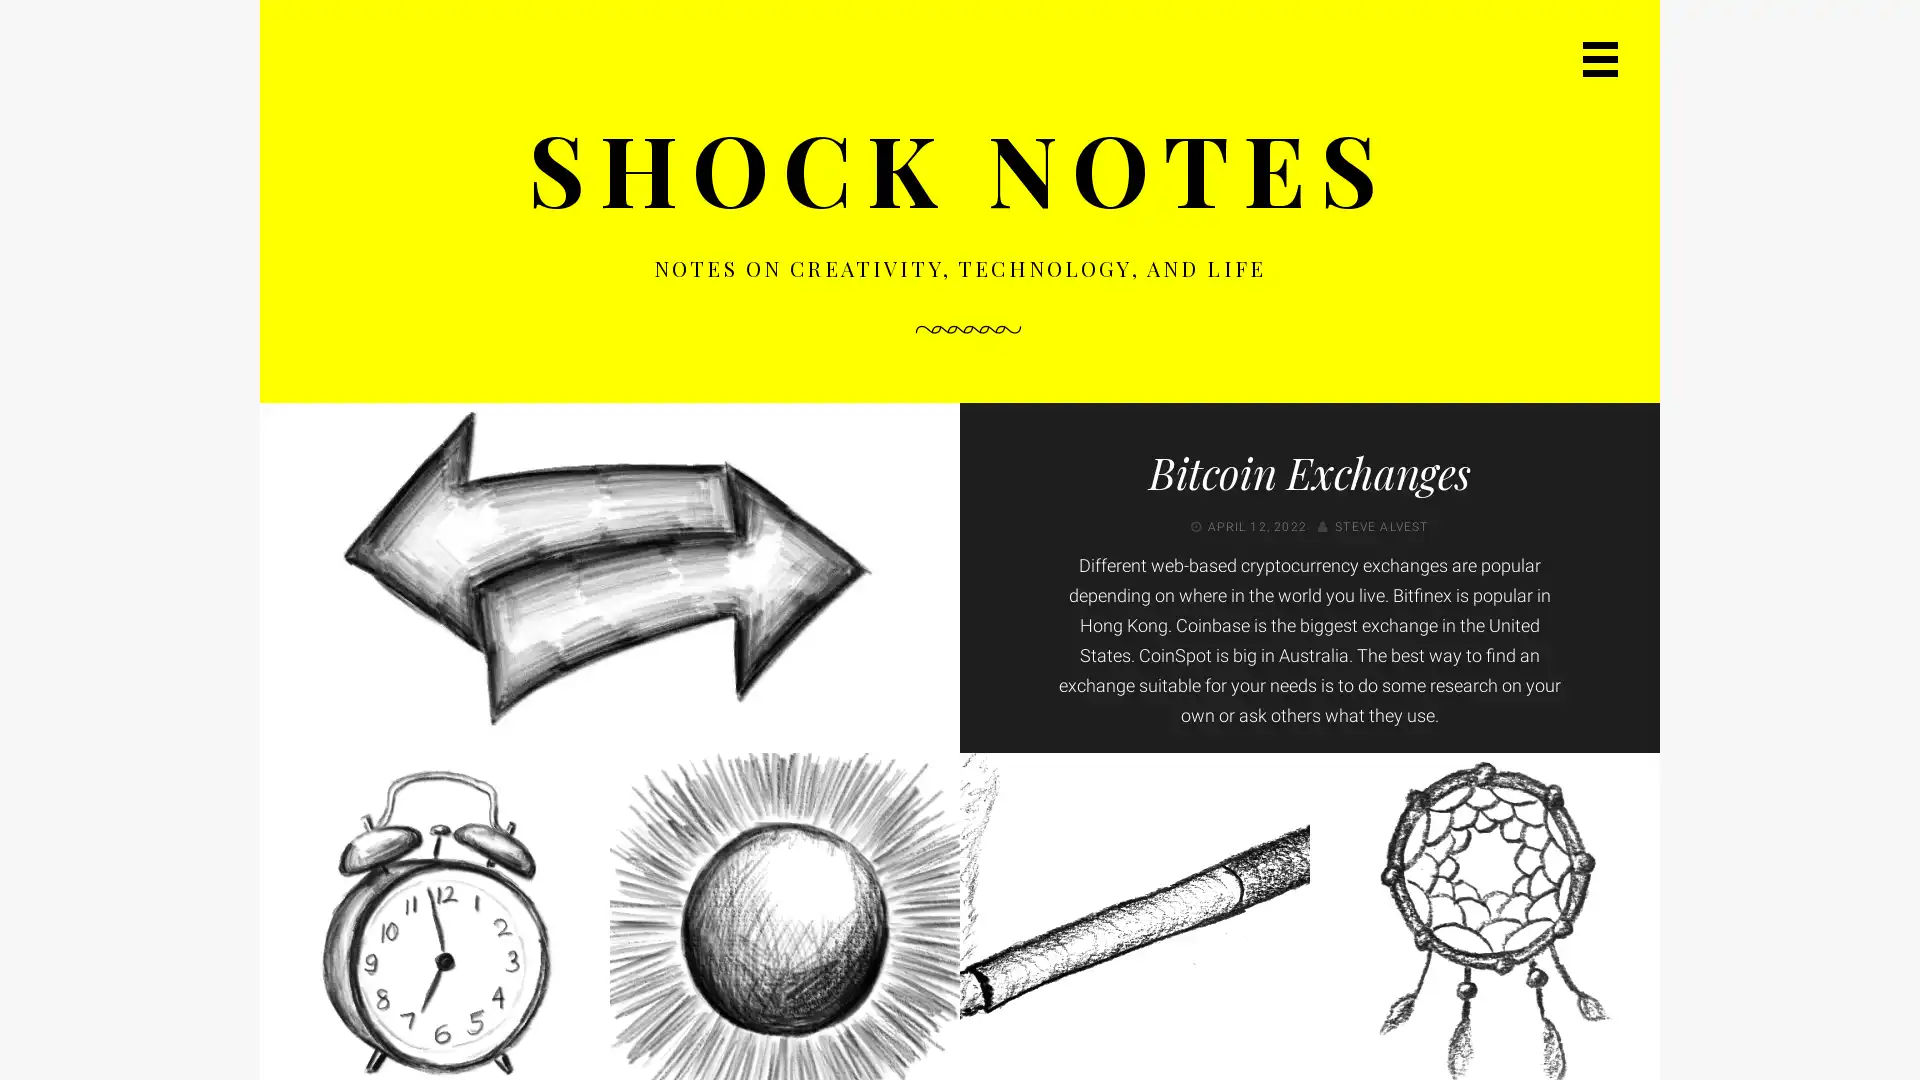 Image resolution: width=1920 pixels, height=1080 pixels. What do you see at coordinates (1600, 58) in the screenshot?
I see `Primary Navigation Menu` at bounding box center [1600, 58].